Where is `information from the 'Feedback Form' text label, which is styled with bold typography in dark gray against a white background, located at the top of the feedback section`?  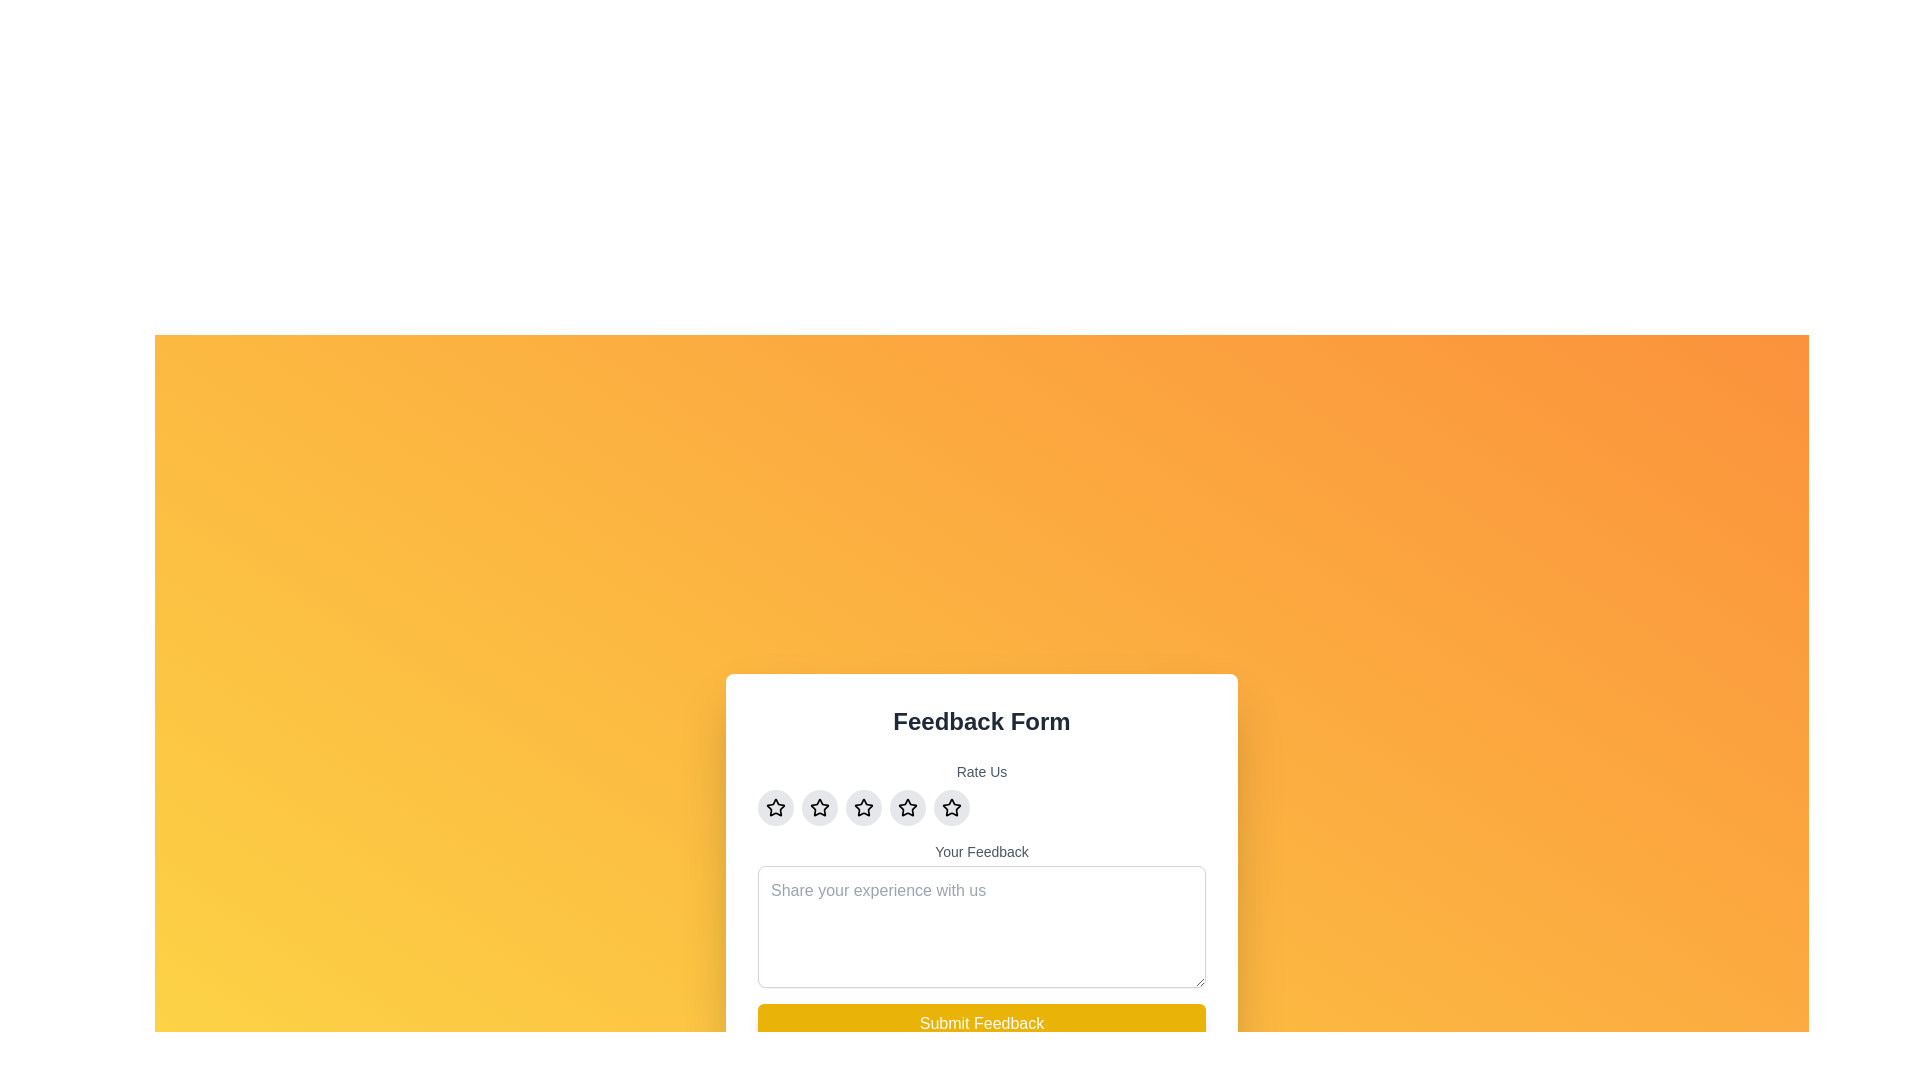 information from the 'Feedback Form' text label, which is styled with bold typography in dark gray against a white background, located at the top of the feedback section is located at coordinates (982, 721).